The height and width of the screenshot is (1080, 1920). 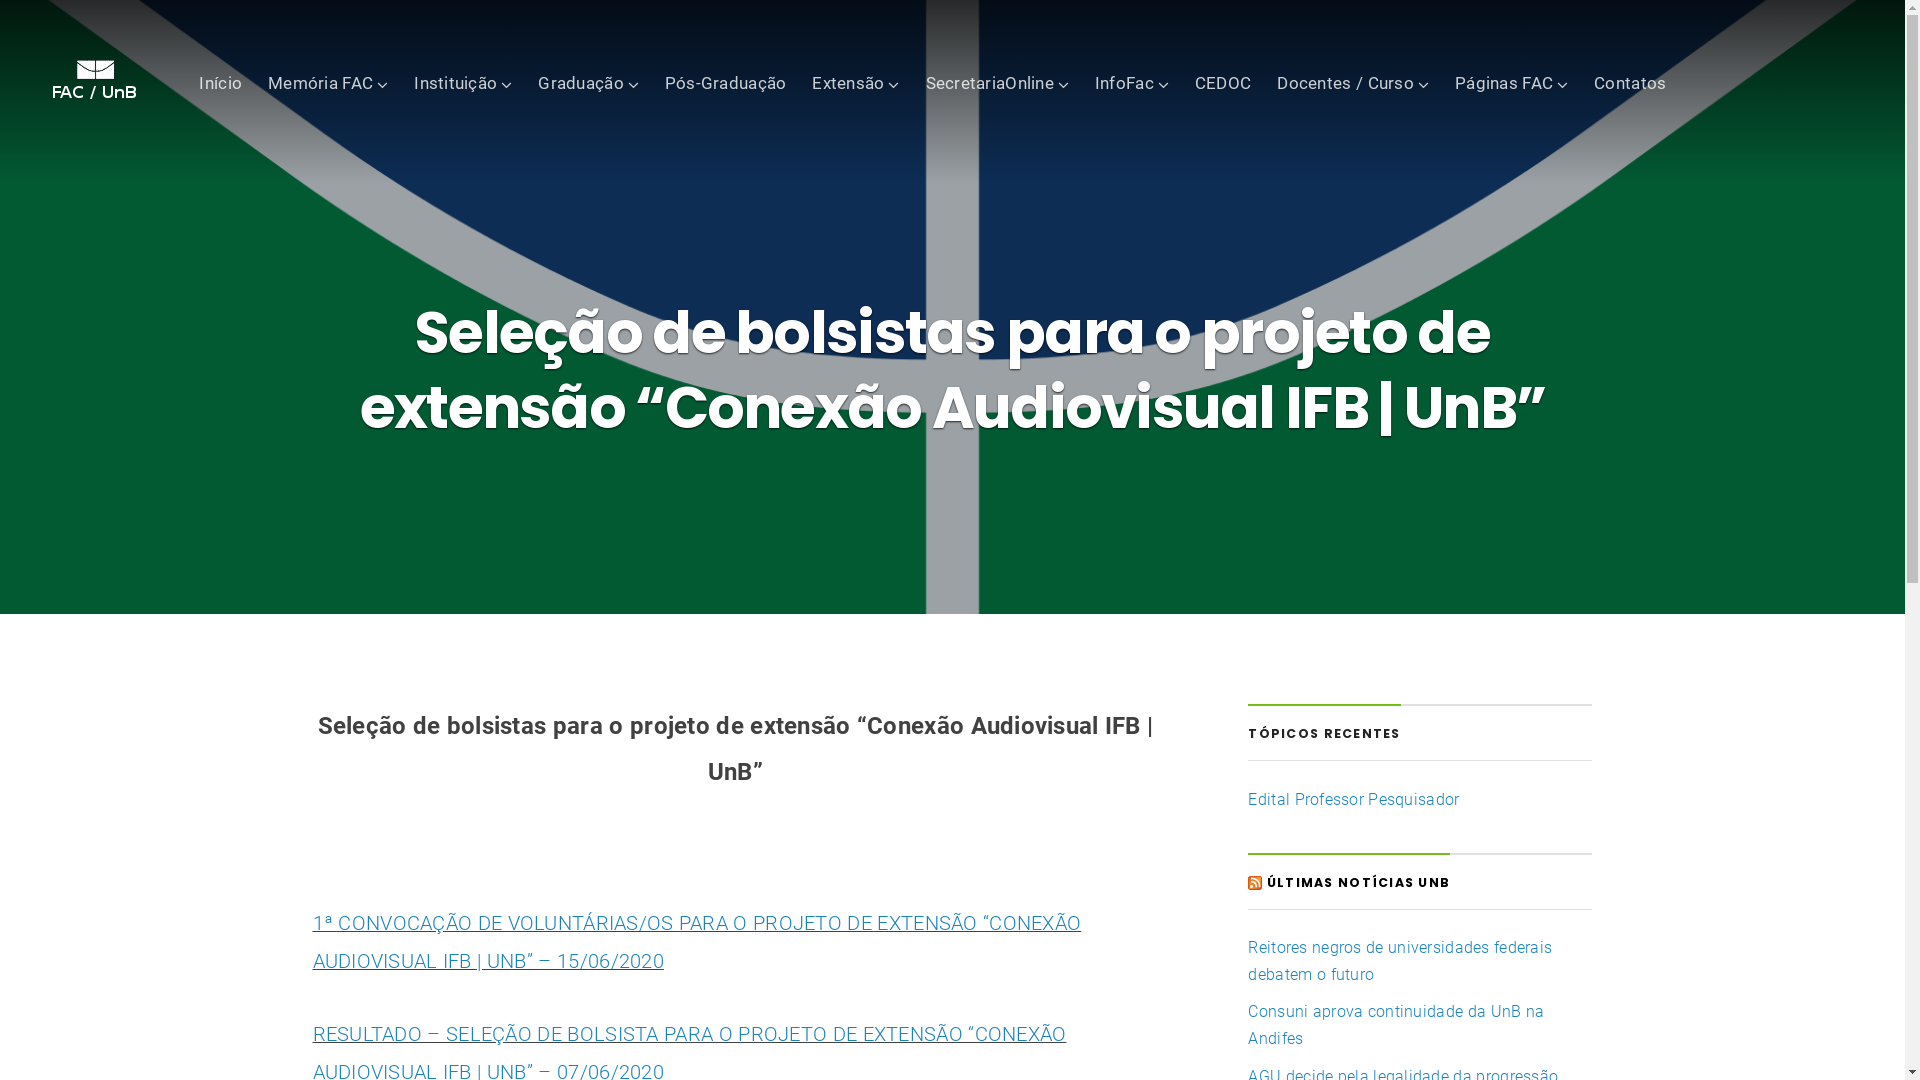 What do you see at coordinates (1222, 80) in the screenshot?
I see `'CEDOC'` at bounding box center [1222, 80].